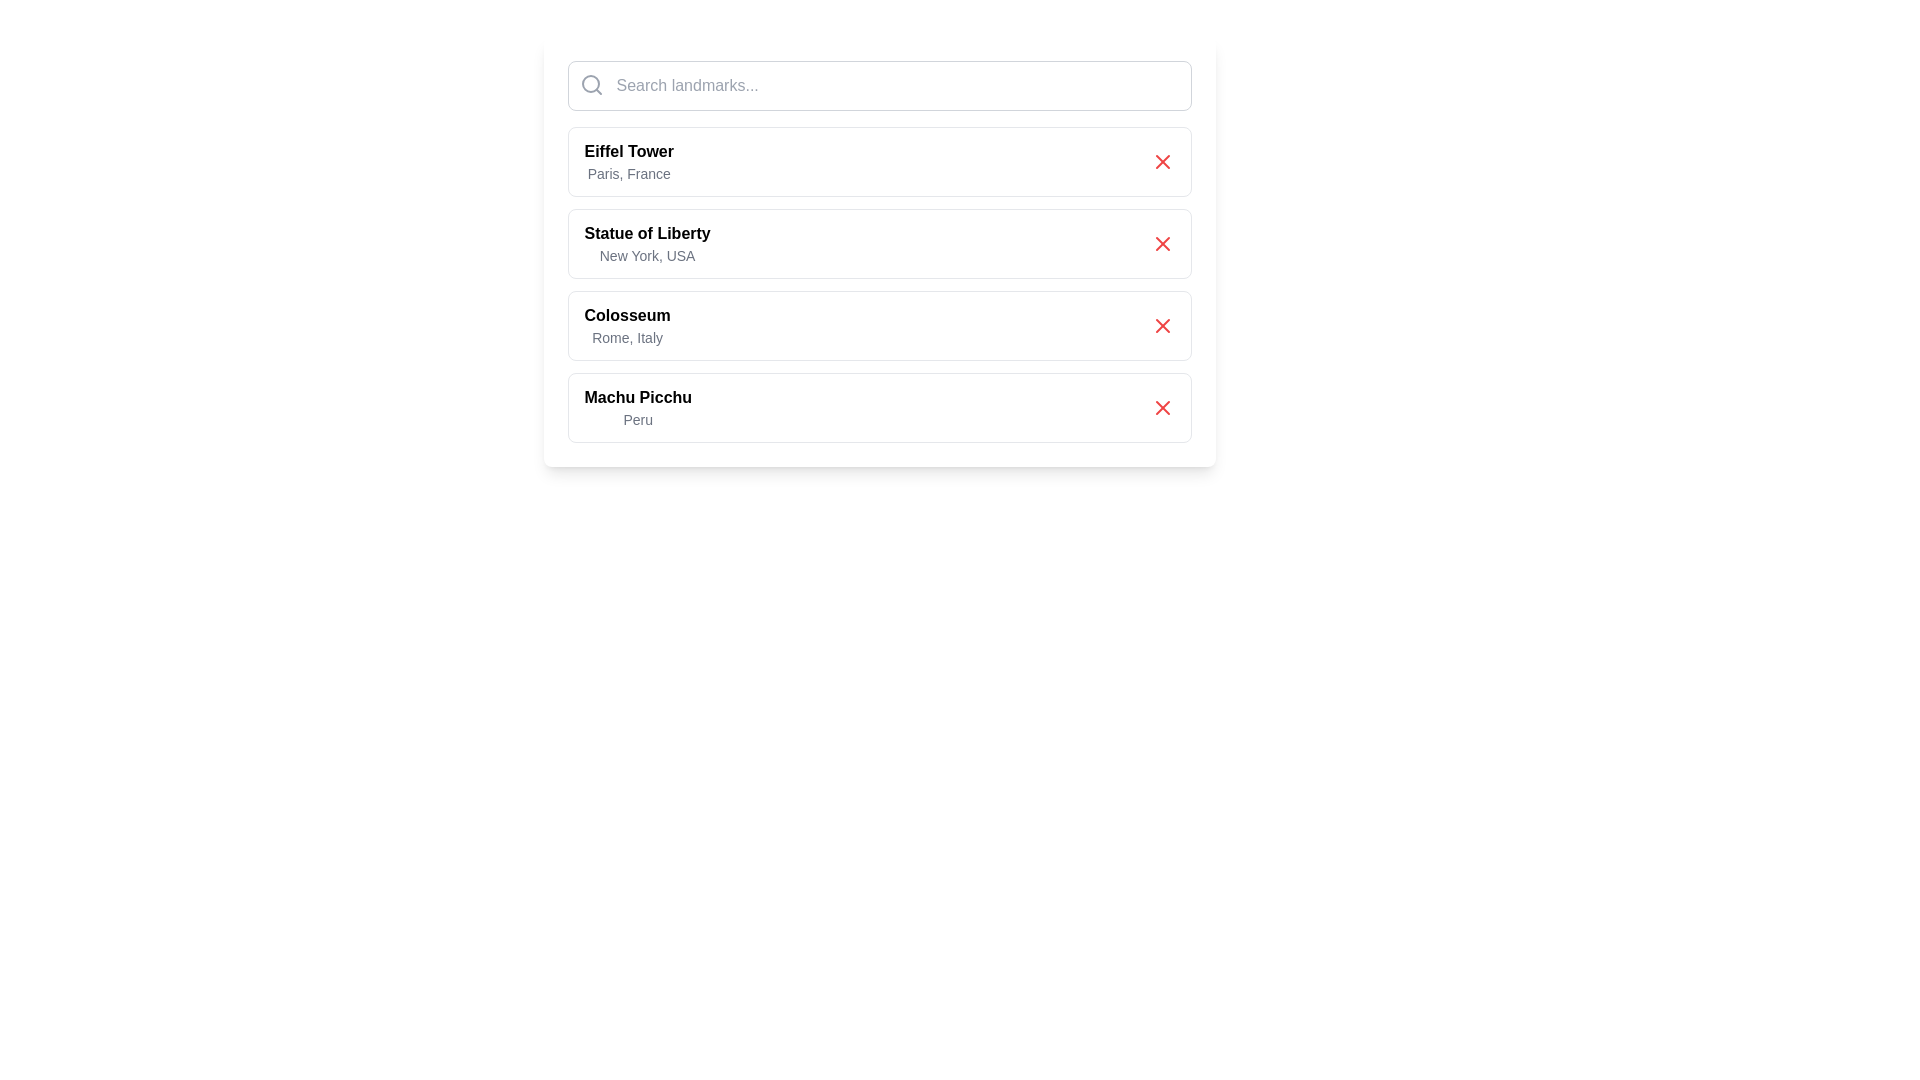 This screenshot has width=1920, height=1080. Describe the element at coordinates (1162, 242) in the screenshot. I see `the red cross icon button indicating a cancellation or deletion action, located at the end of the row containing 'Statue of Liberty' and 'New York, USA'` at that location.